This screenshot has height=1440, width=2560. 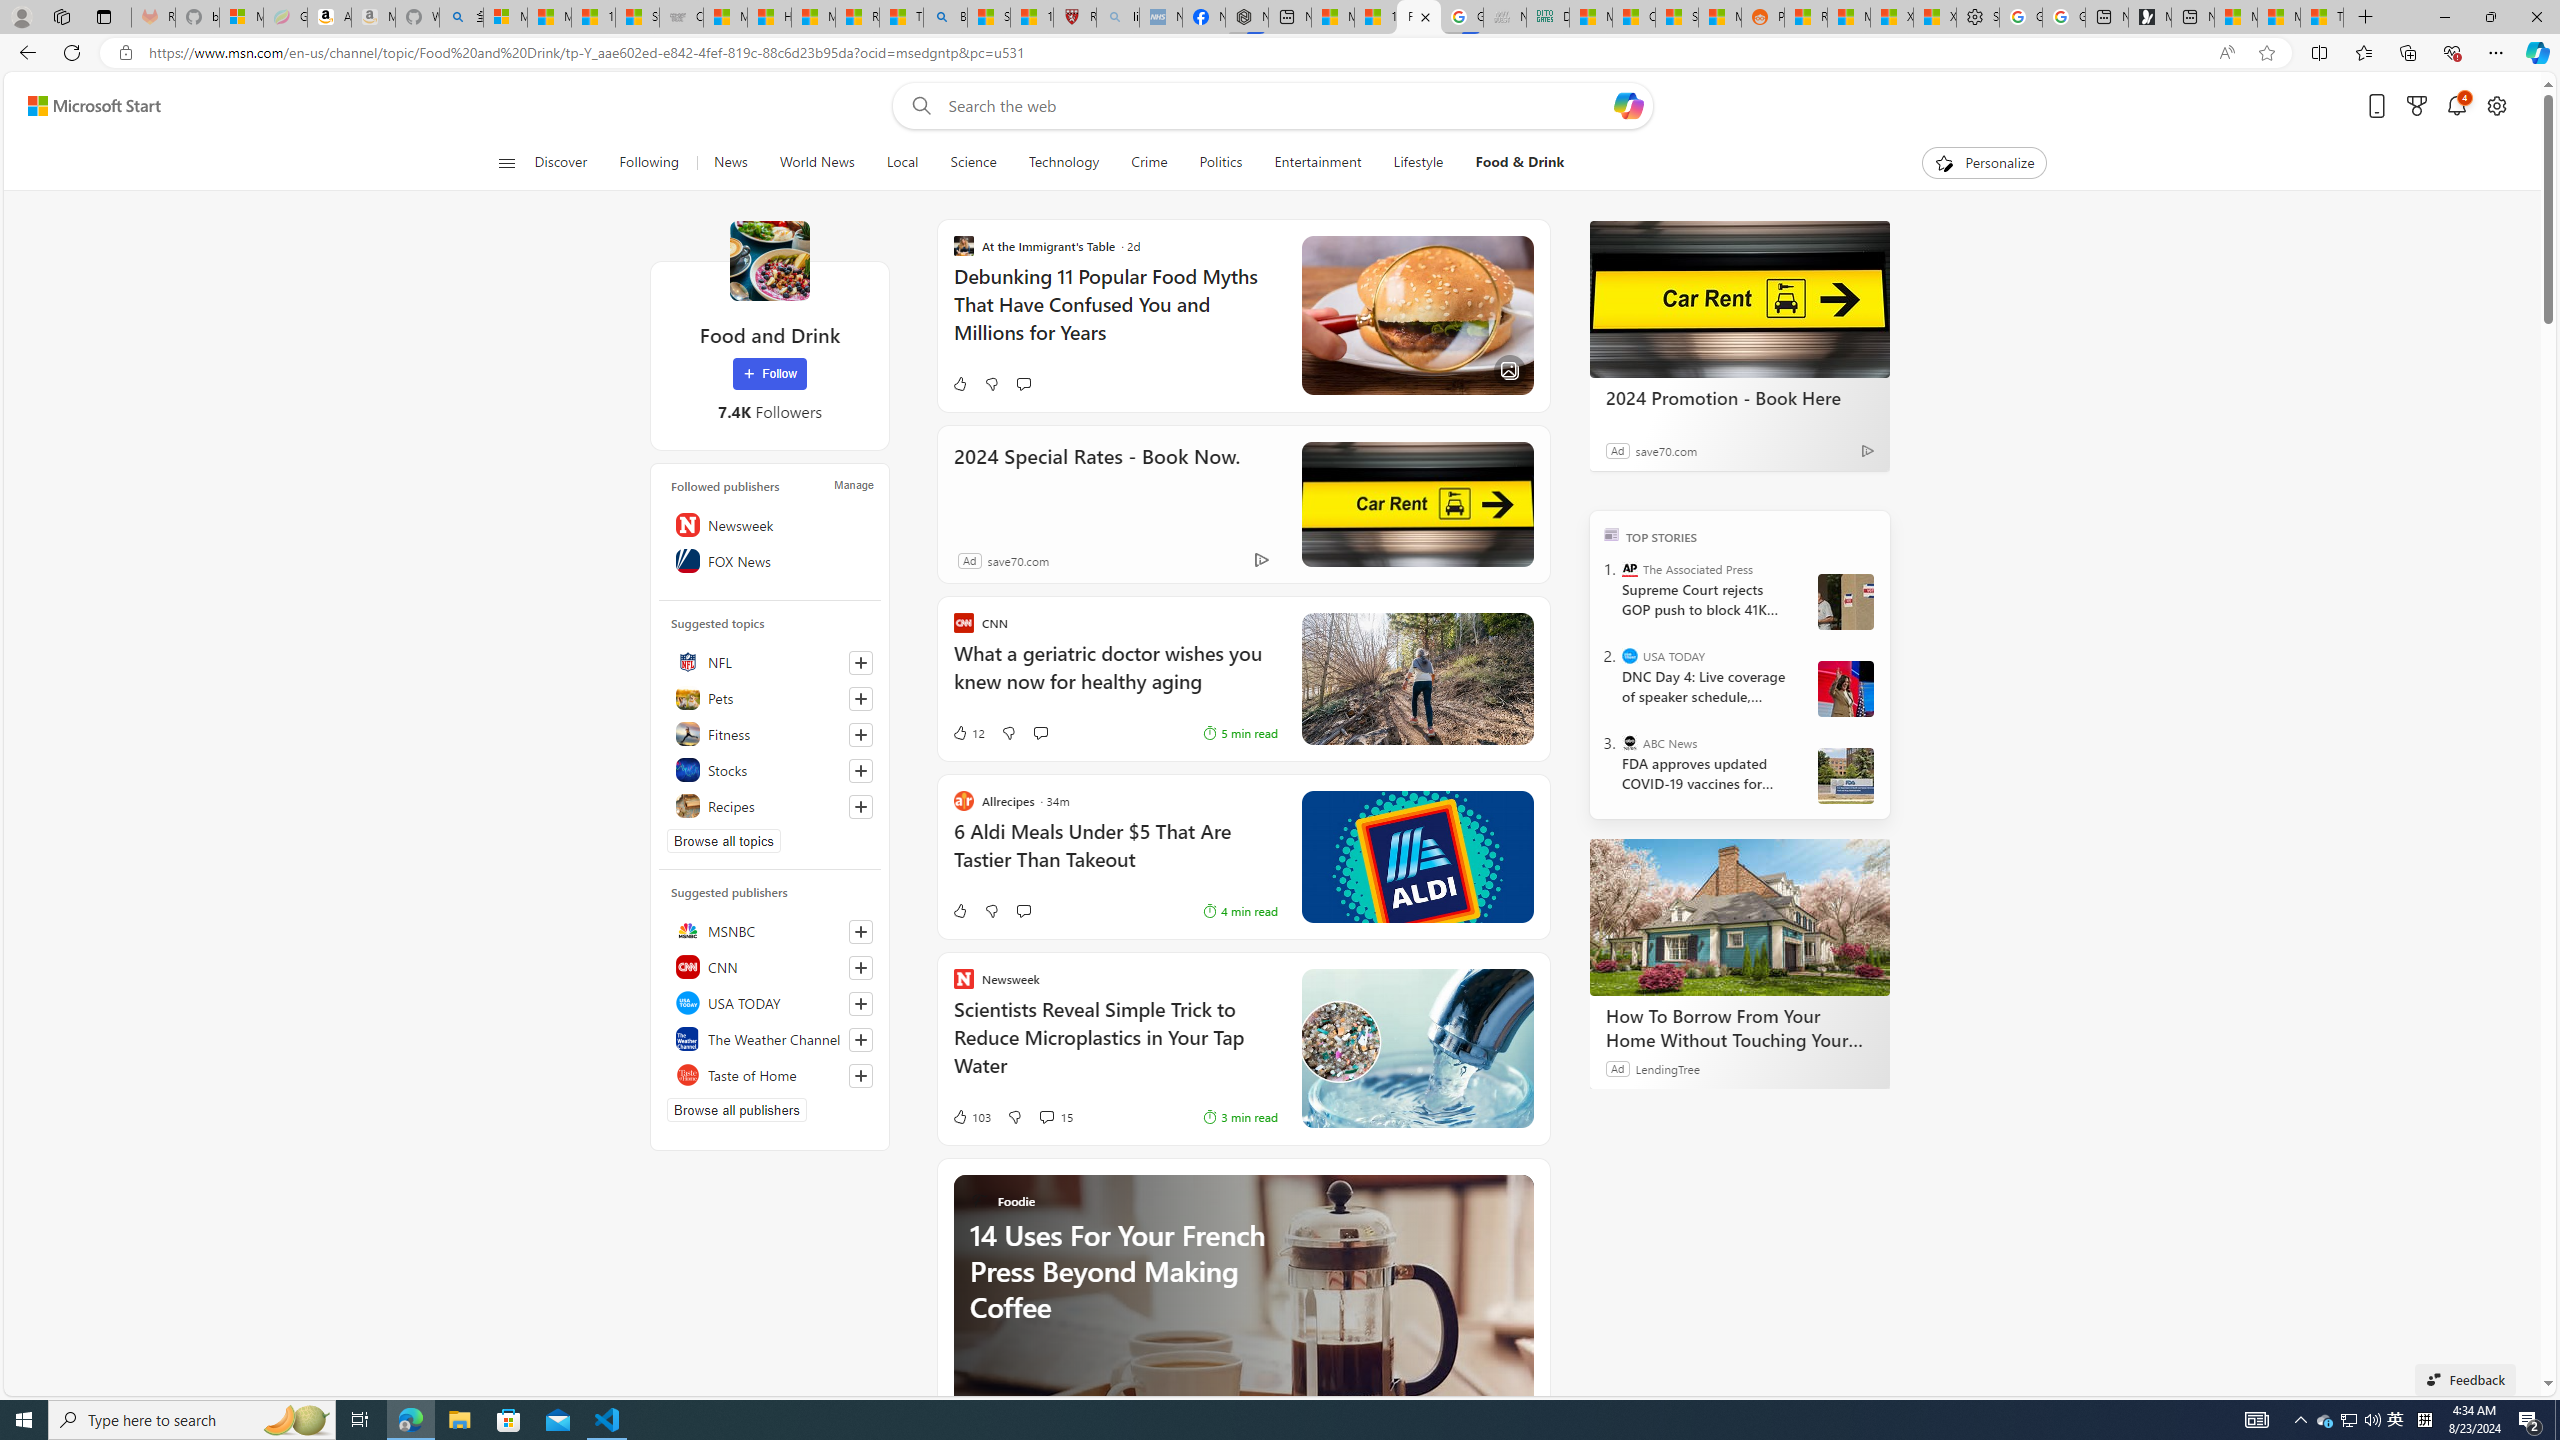 I want to click on 'Food & Drink', so click(x=1519, y=162).